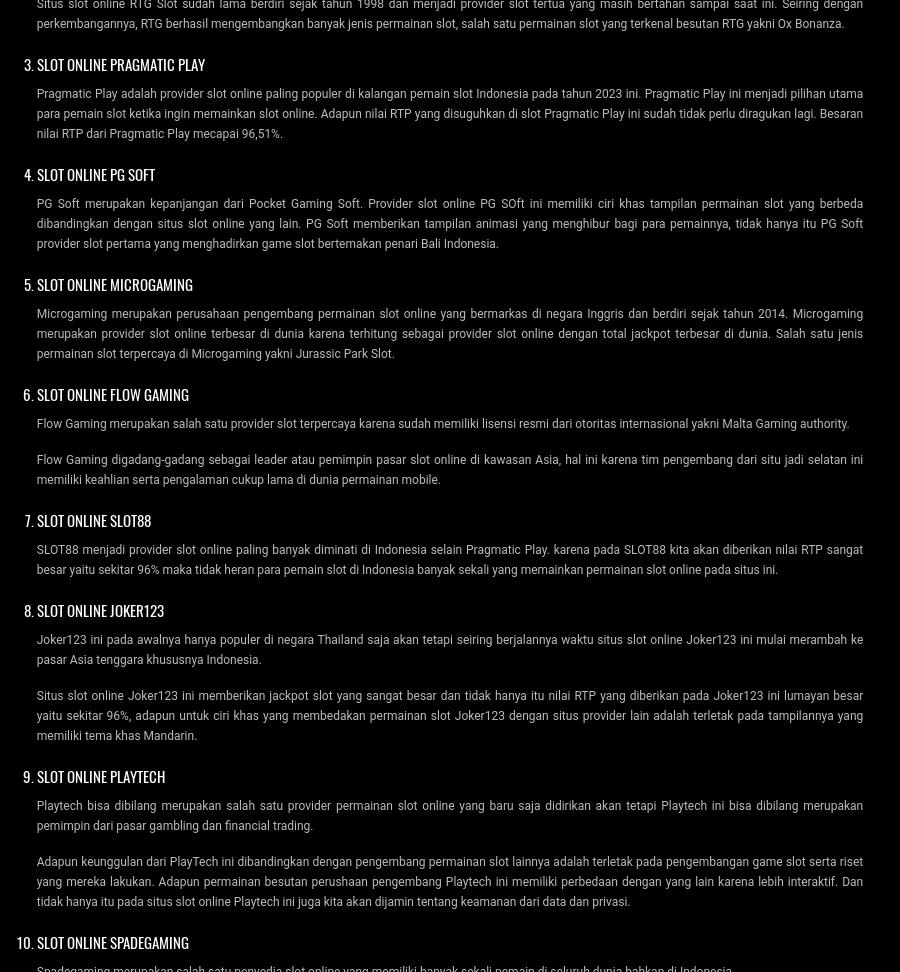 The image size is (900, 972). What do you see at coordinates (35, 608) in the screenshot?
I see `'Slot Online Joker123'` at bounding box center [35, 608].